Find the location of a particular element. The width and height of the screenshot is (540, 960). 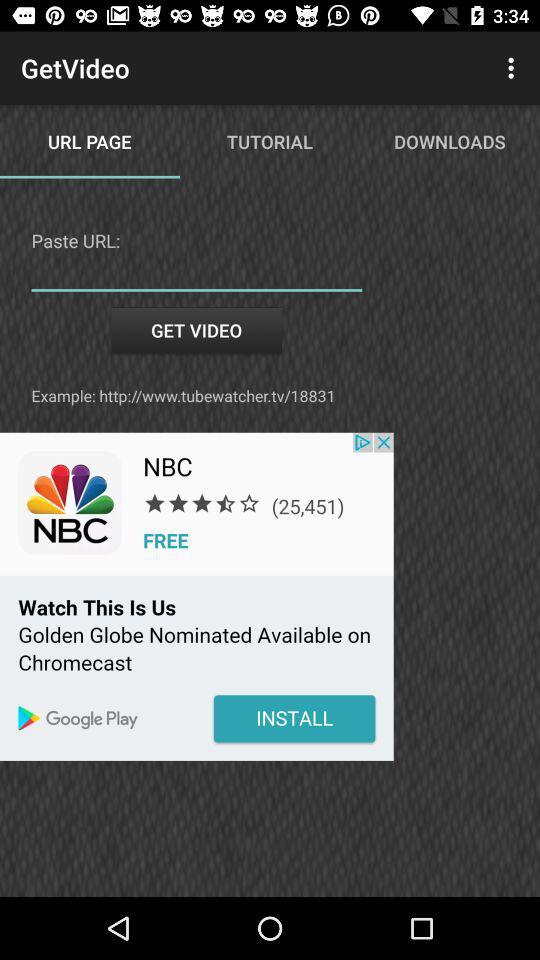

click for nbc free app is located at coordinates (196, 596).